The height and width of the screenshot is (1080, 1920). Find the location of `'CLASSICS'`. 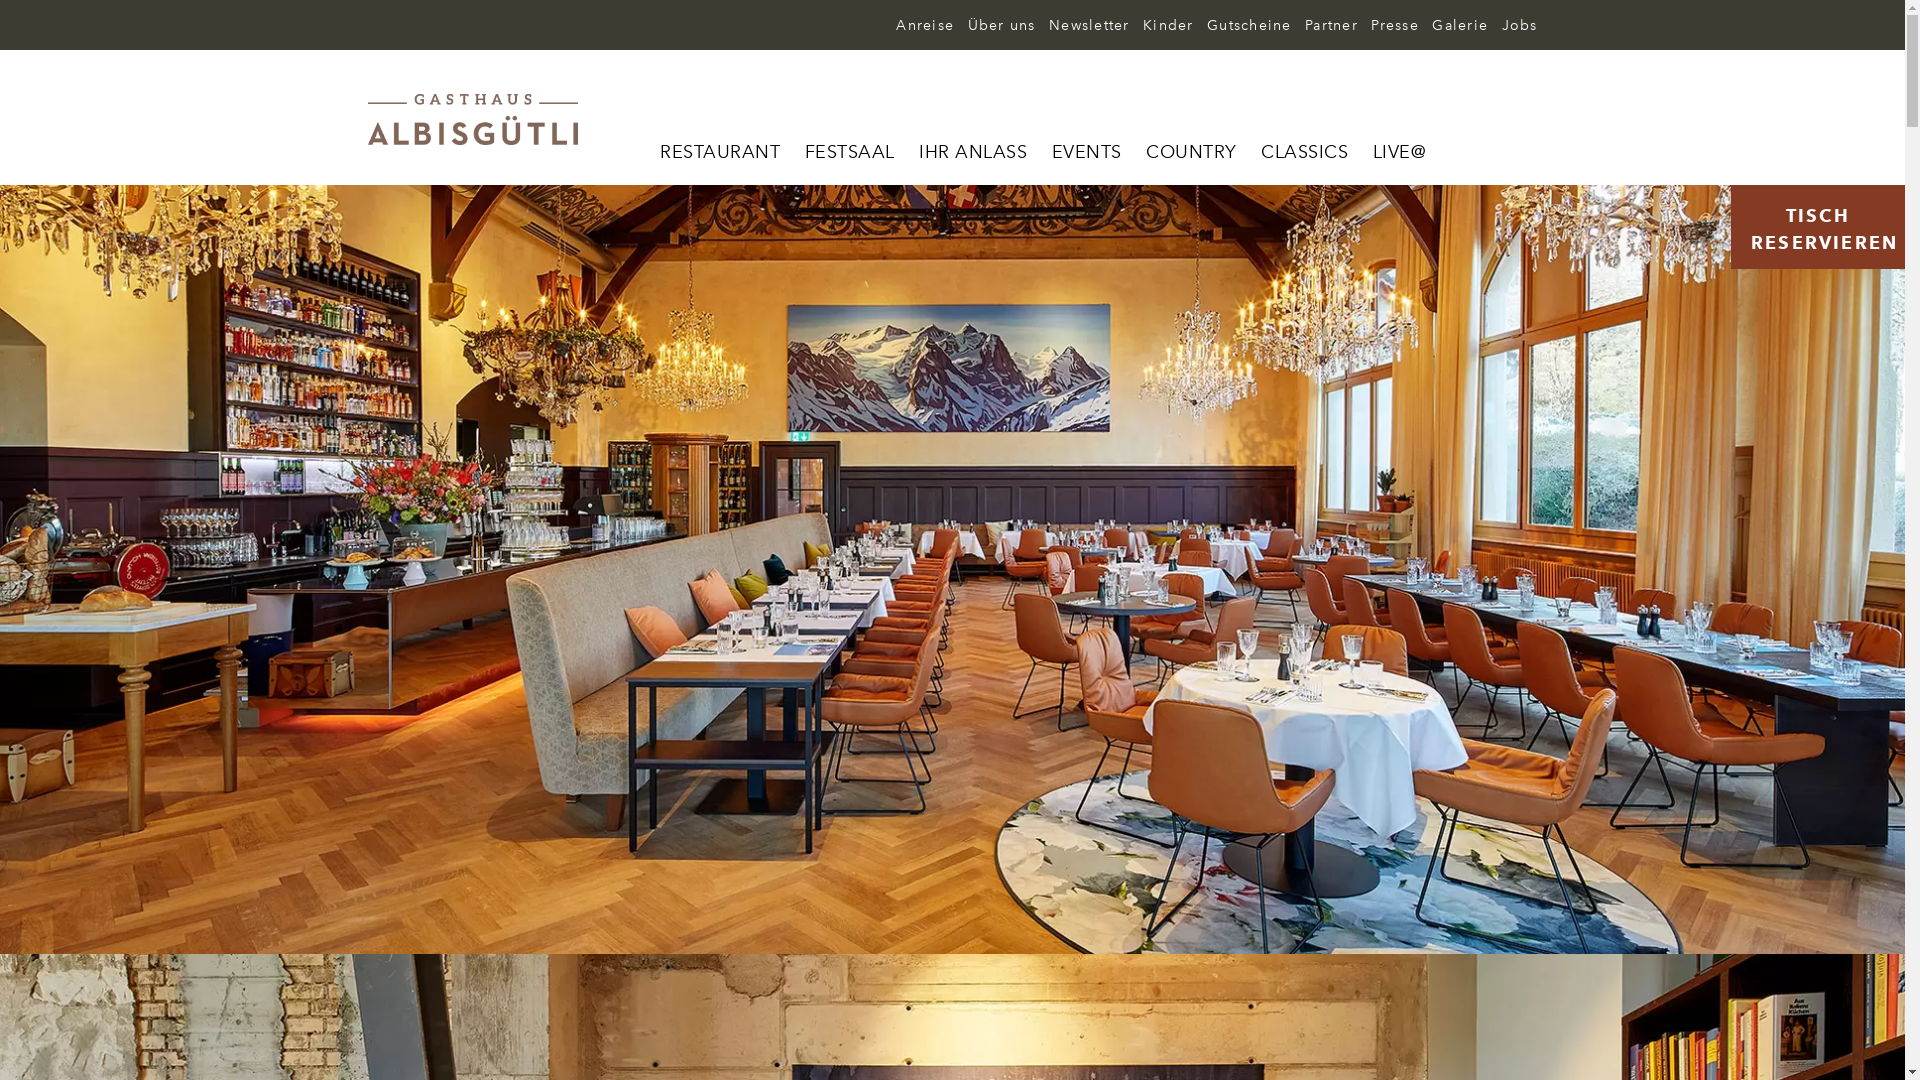

'CLASSICS' is located at coordinates (1304, 153).